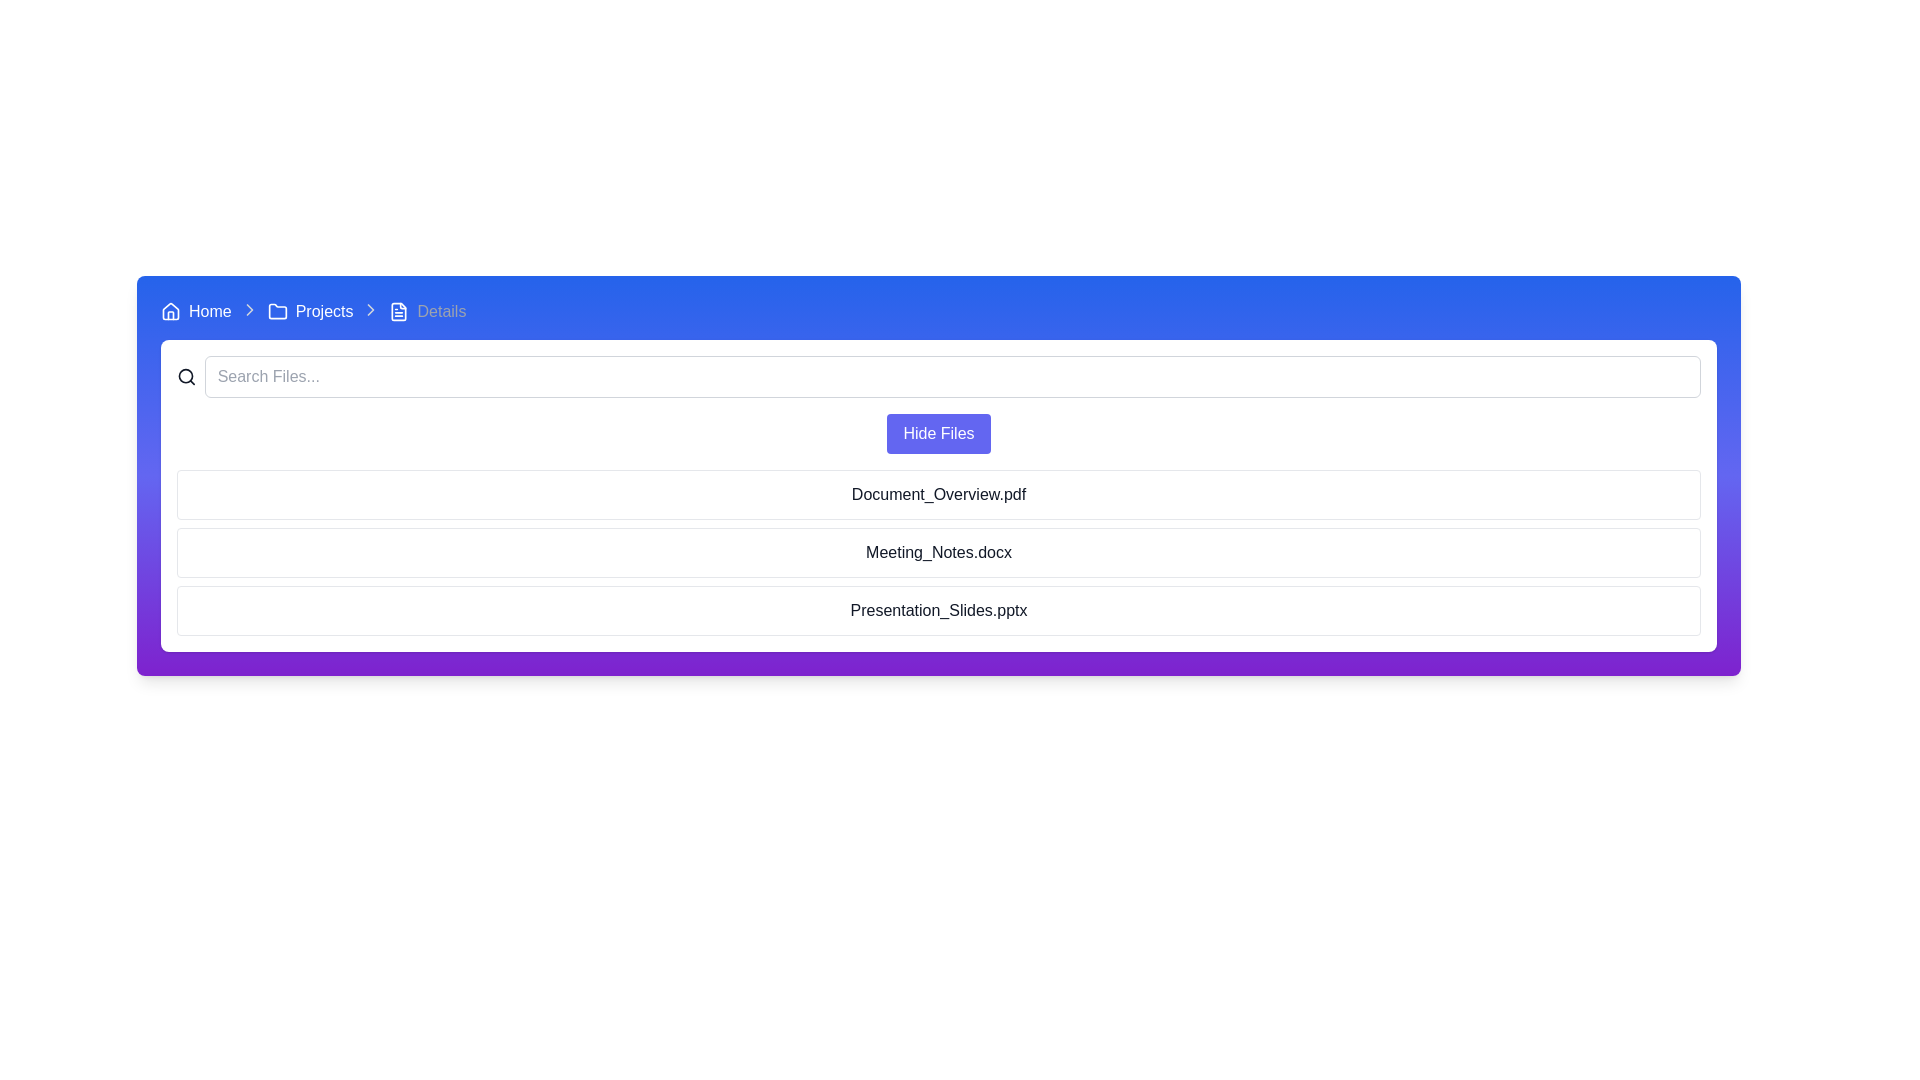  What do you see at coordinates (248, 309) in the screenshot?
I see `the non-interactive chevron icon in the breadcrumb navigation located between 'Projects' and 'Details' in the top navigation bar` at bounding box center [248, 309].